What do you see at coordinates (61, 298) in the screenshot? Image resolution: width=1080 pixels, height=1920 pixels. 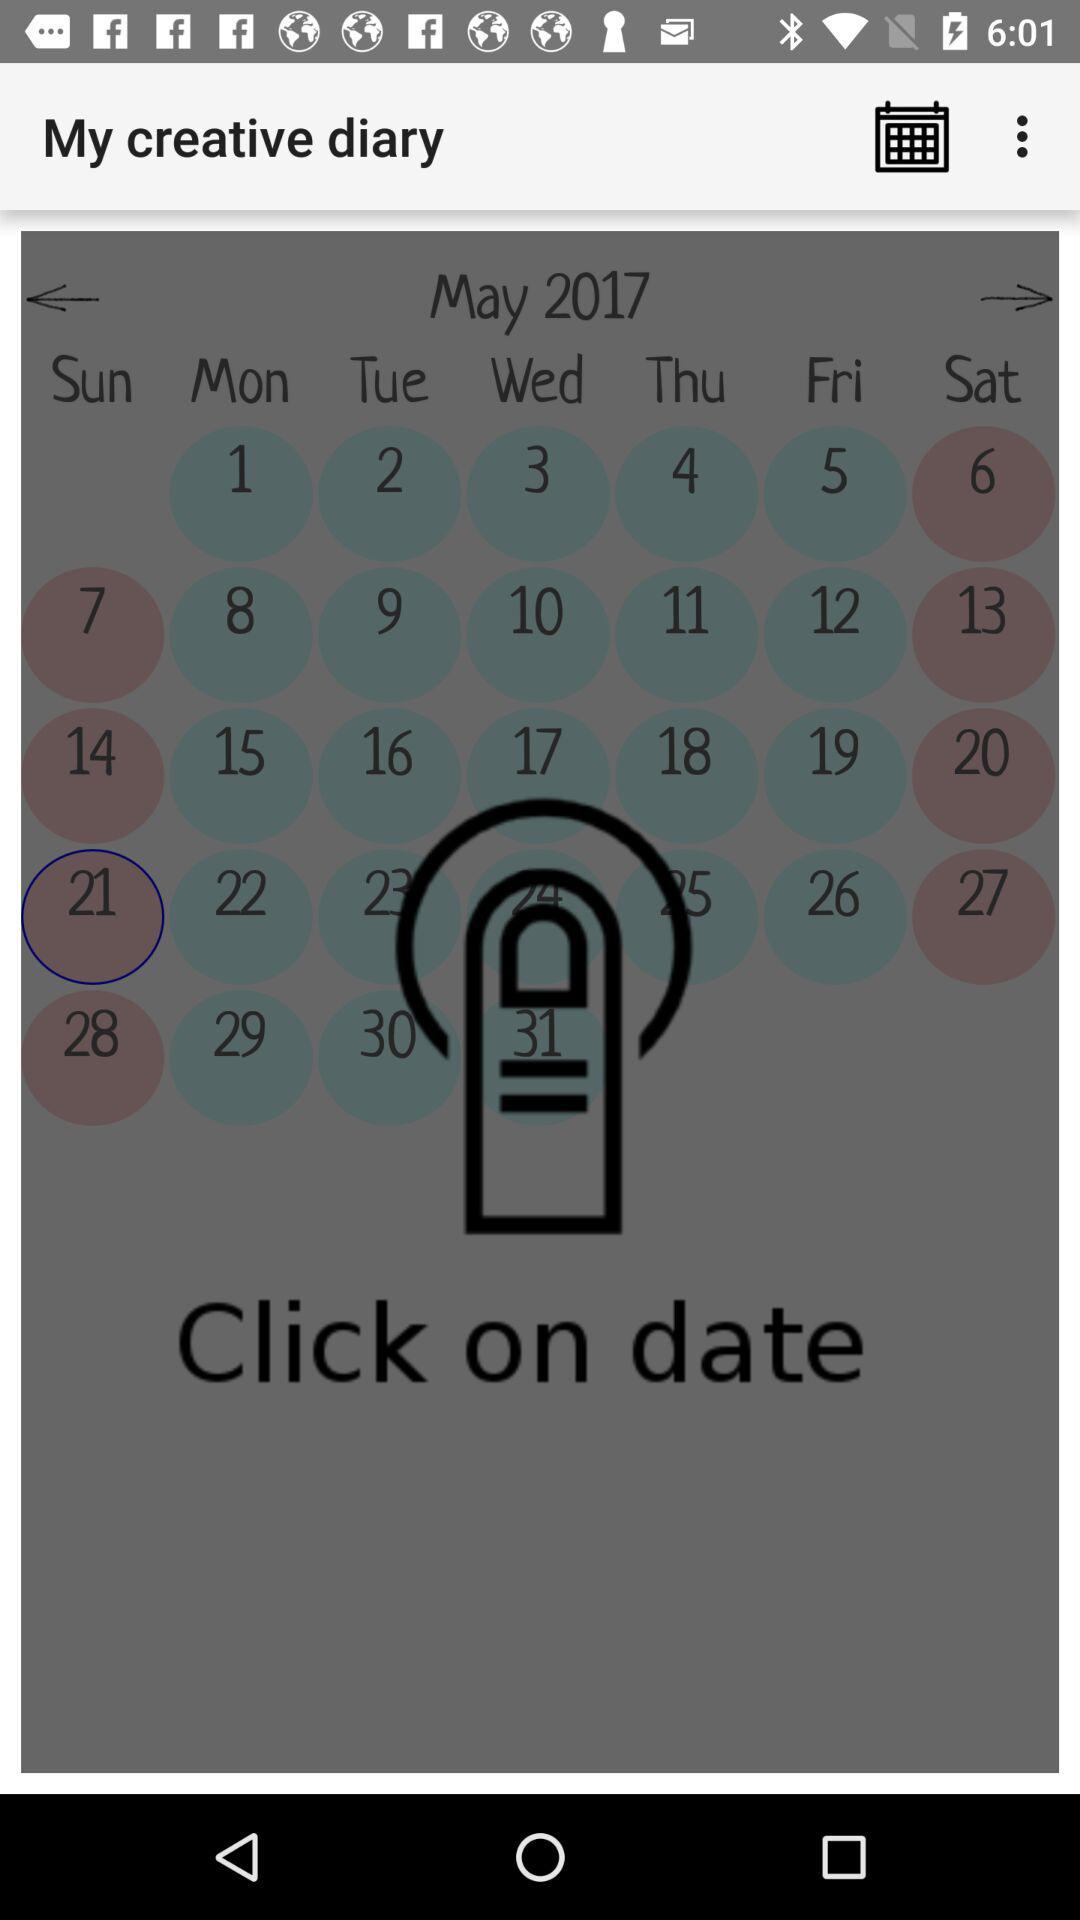 I see `the icon to the left of may 2017 item` at bounding box center [61, 298].